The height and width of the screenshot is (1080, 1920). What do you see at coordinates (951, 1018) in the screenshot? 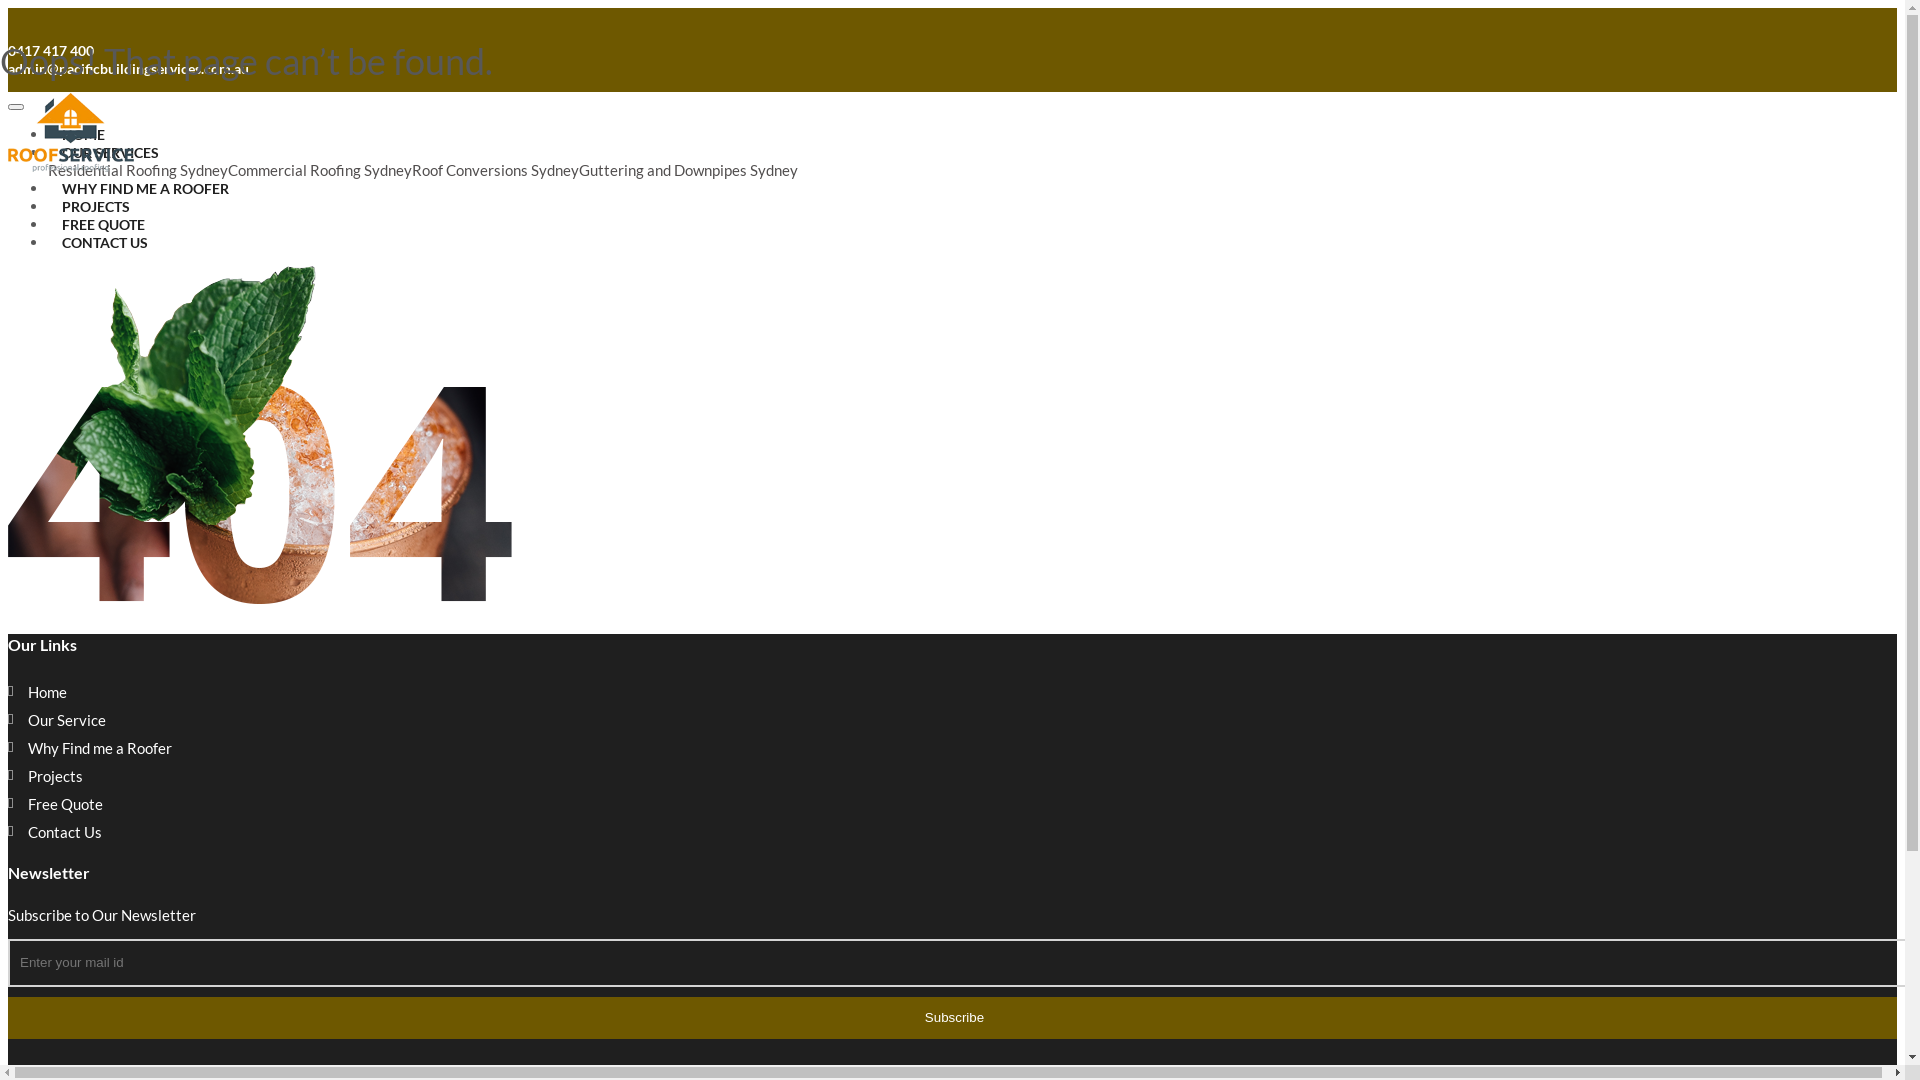
I see `'Subscribe'` at bounding box center [951, 1018].